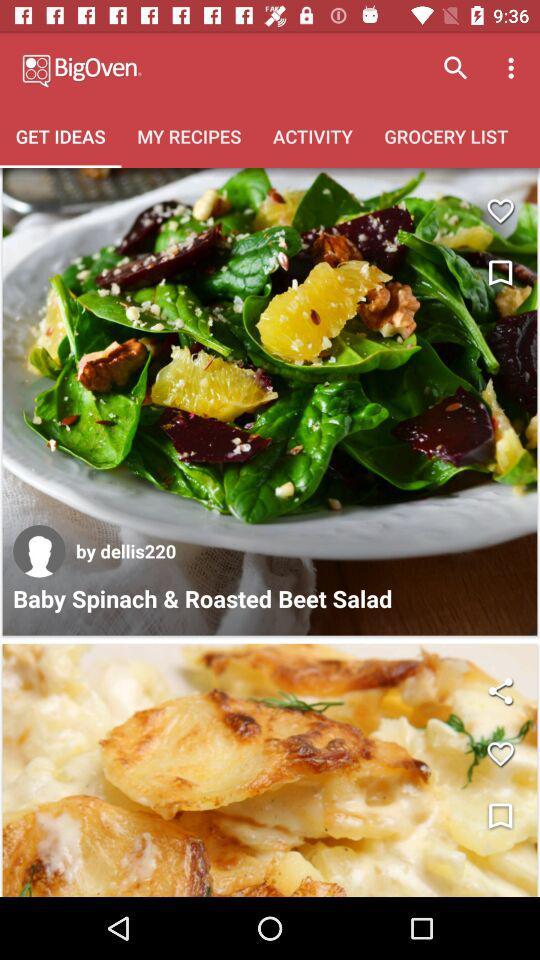  I want to click on item to the left of the by dellis220, so click(39, 551).